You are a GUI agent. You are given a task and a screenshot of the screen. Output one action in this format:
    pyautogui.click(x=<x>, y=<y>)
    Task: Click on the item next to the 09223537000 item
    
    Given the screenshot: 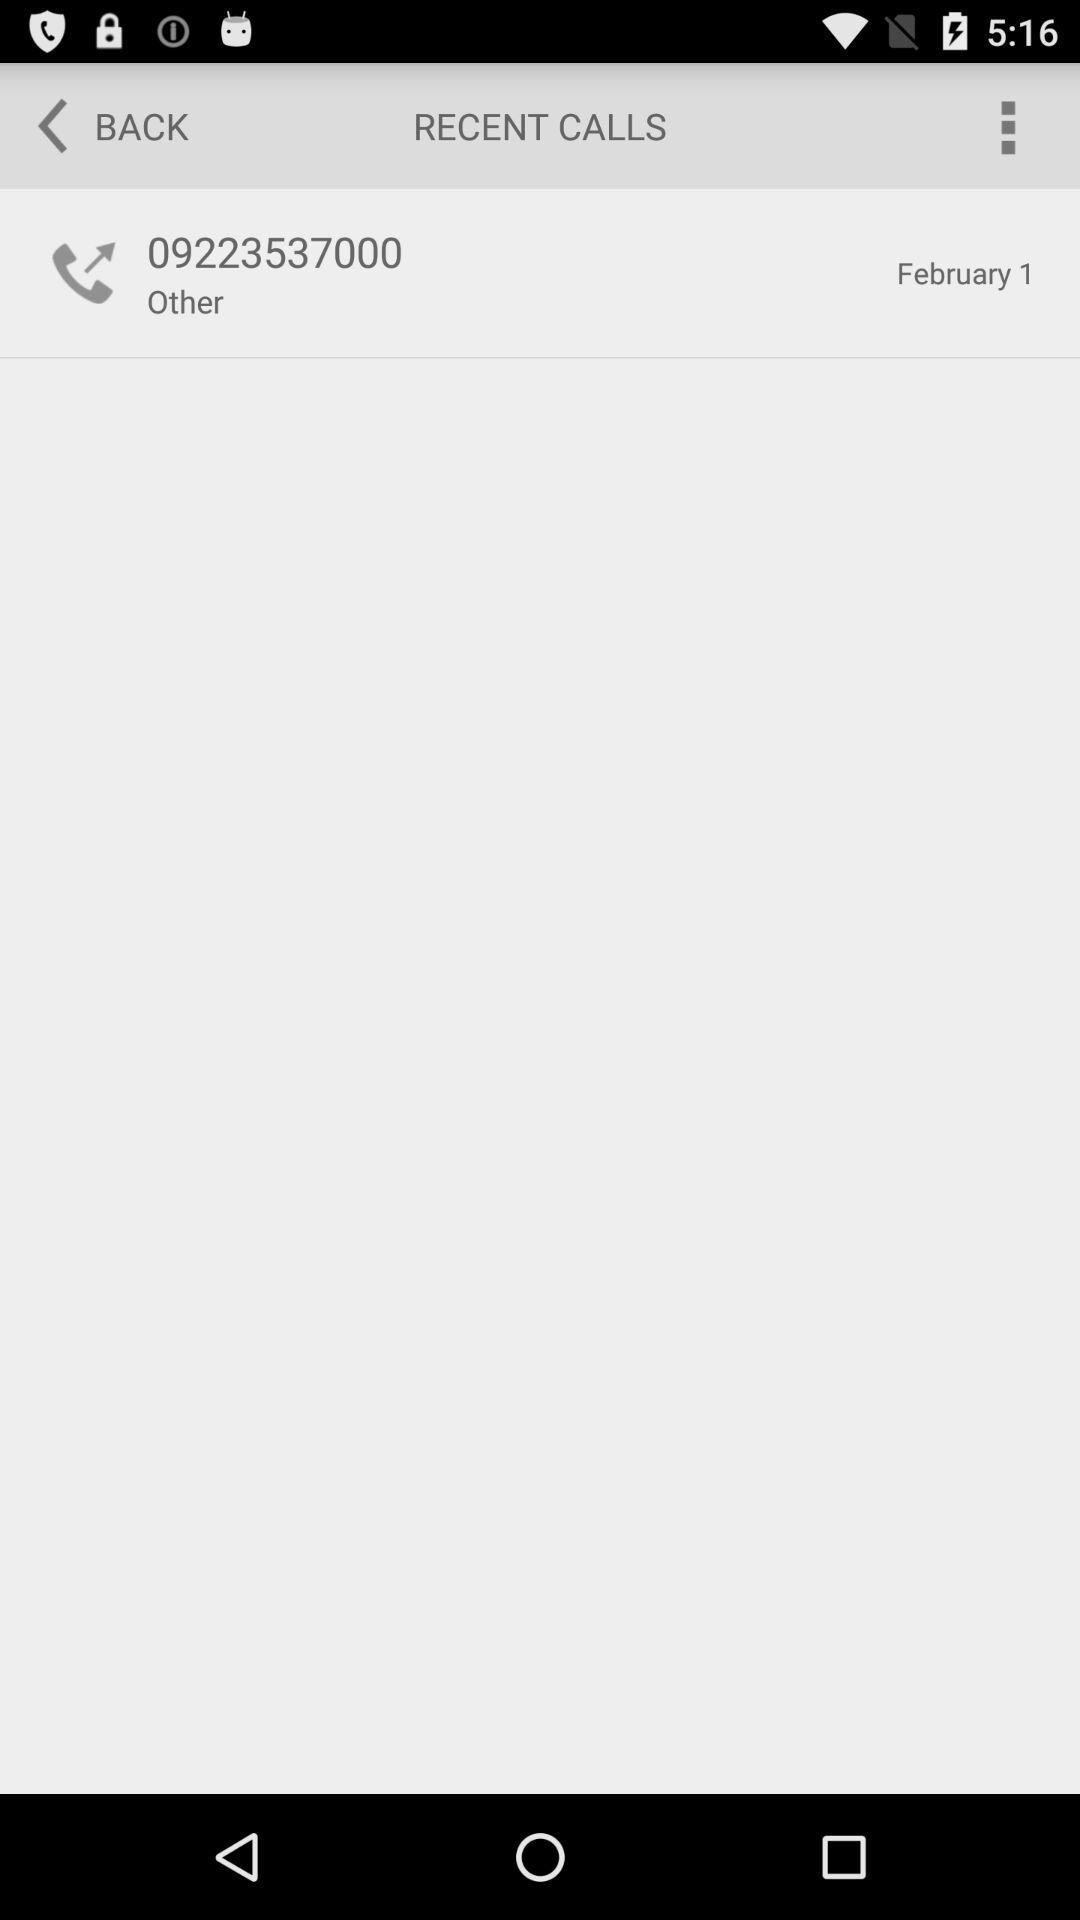 What is the action you would take?
    pyautogui.click(x=964, y=272)
    